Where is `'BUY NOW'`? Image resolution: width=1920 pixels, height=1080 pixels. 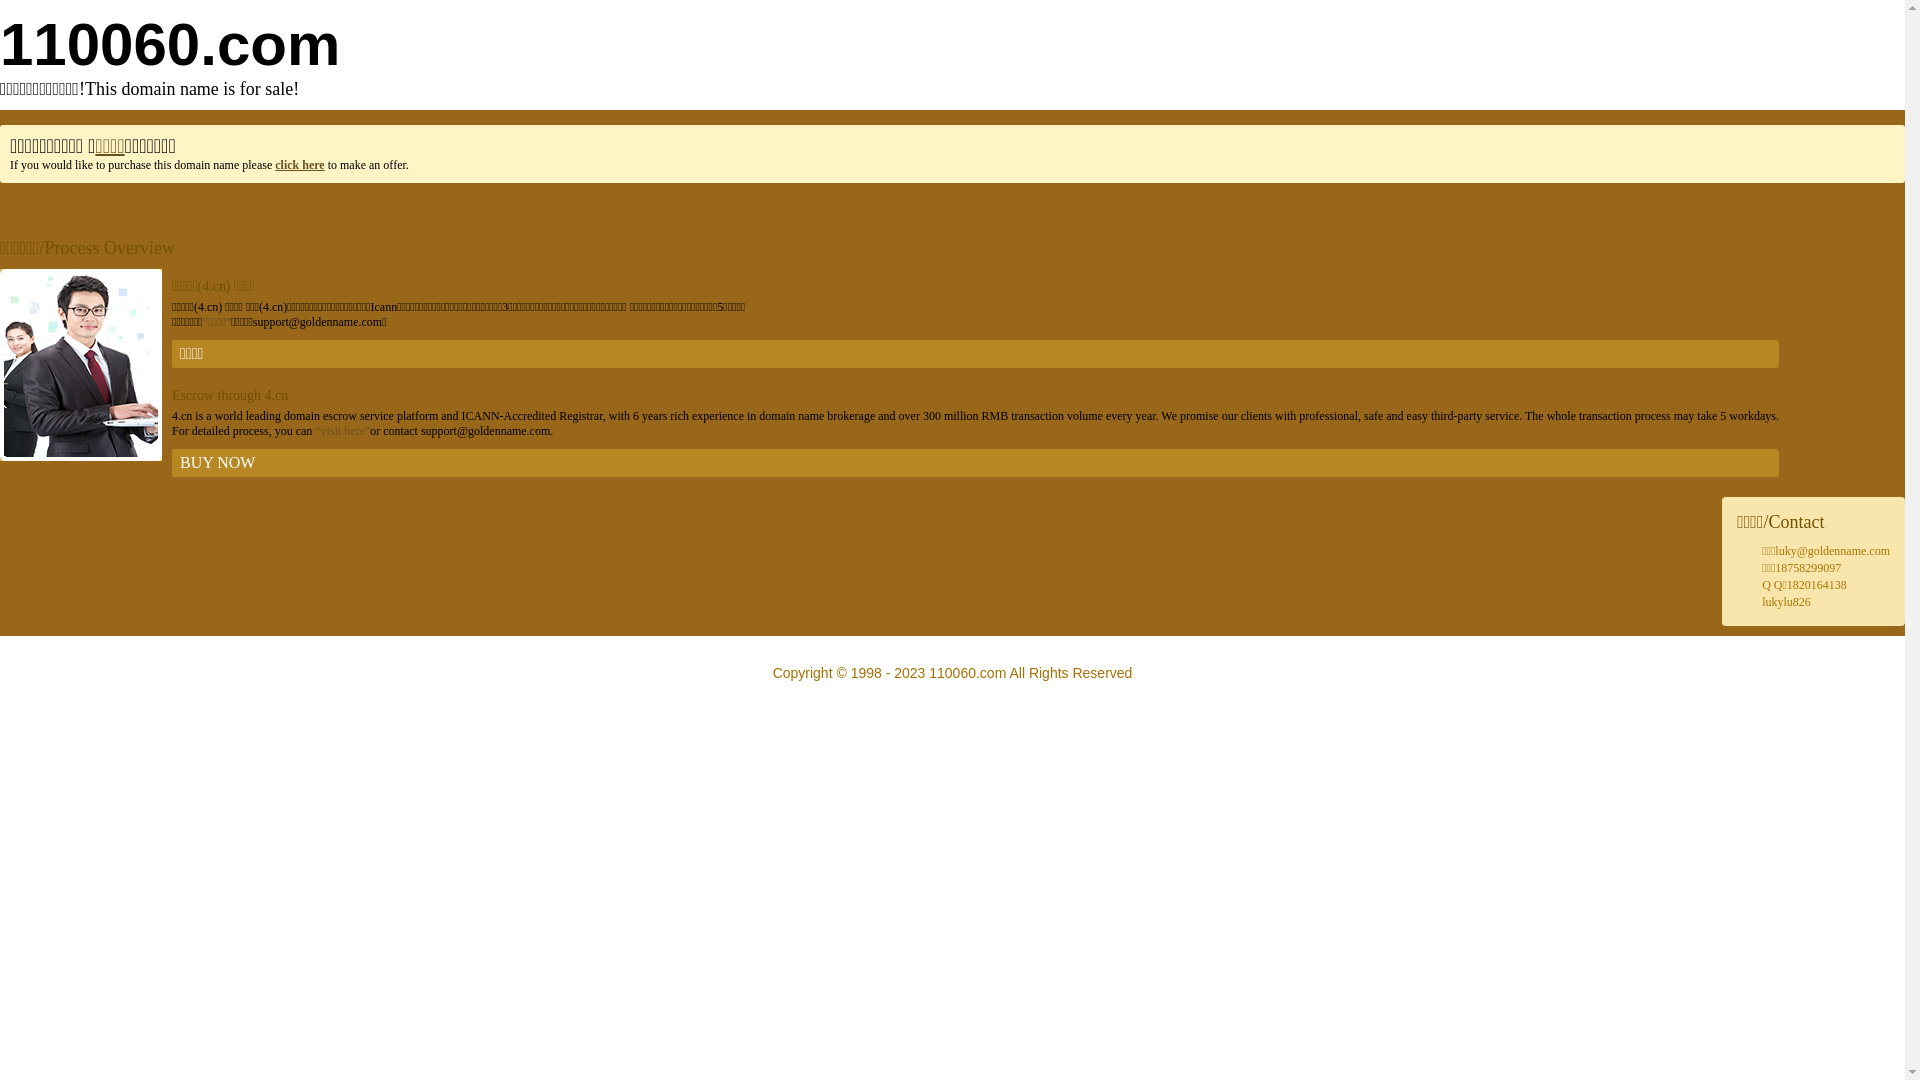
'BUY NOW' is located at coordinates (975, 462).